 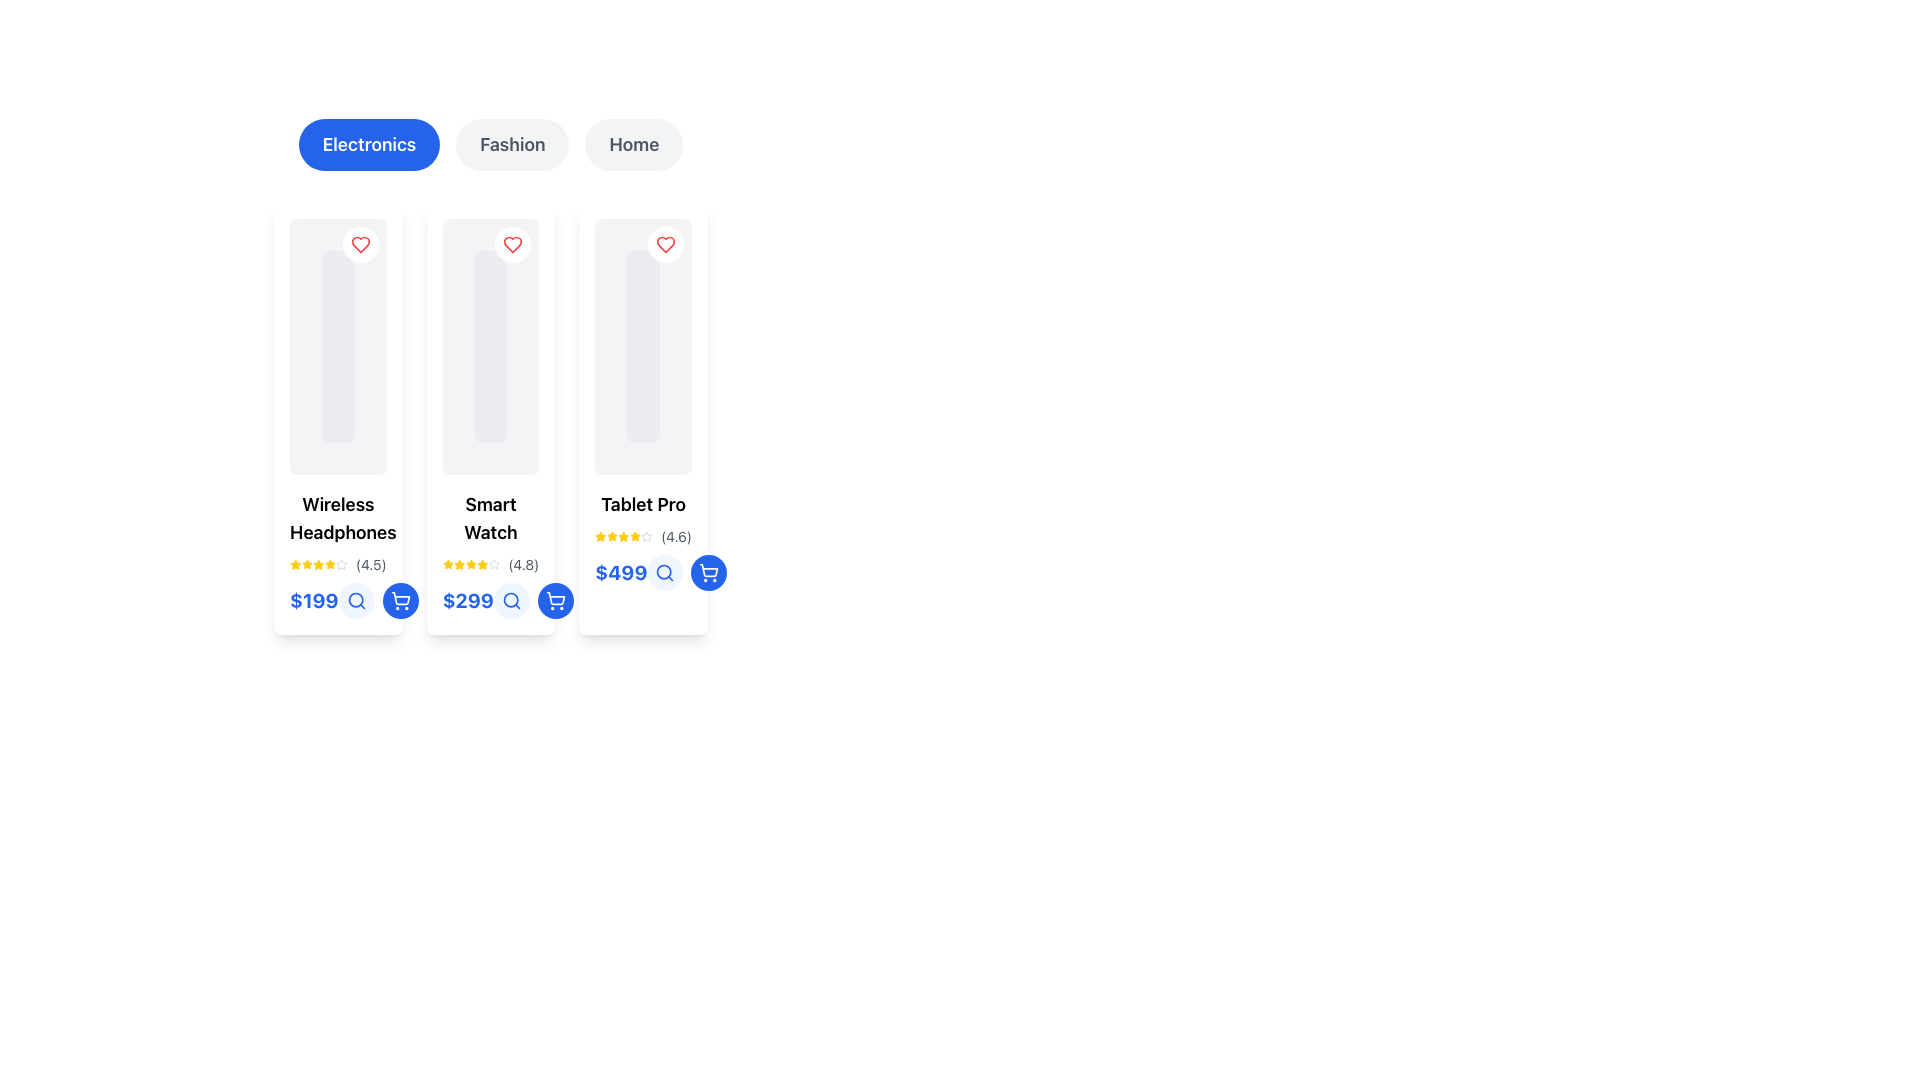 I want to click on the 'Smart Watch' text label, which is the second product title in the Electronics category and is centrally aligned above the rating and price info, so click(x=490, y=518).